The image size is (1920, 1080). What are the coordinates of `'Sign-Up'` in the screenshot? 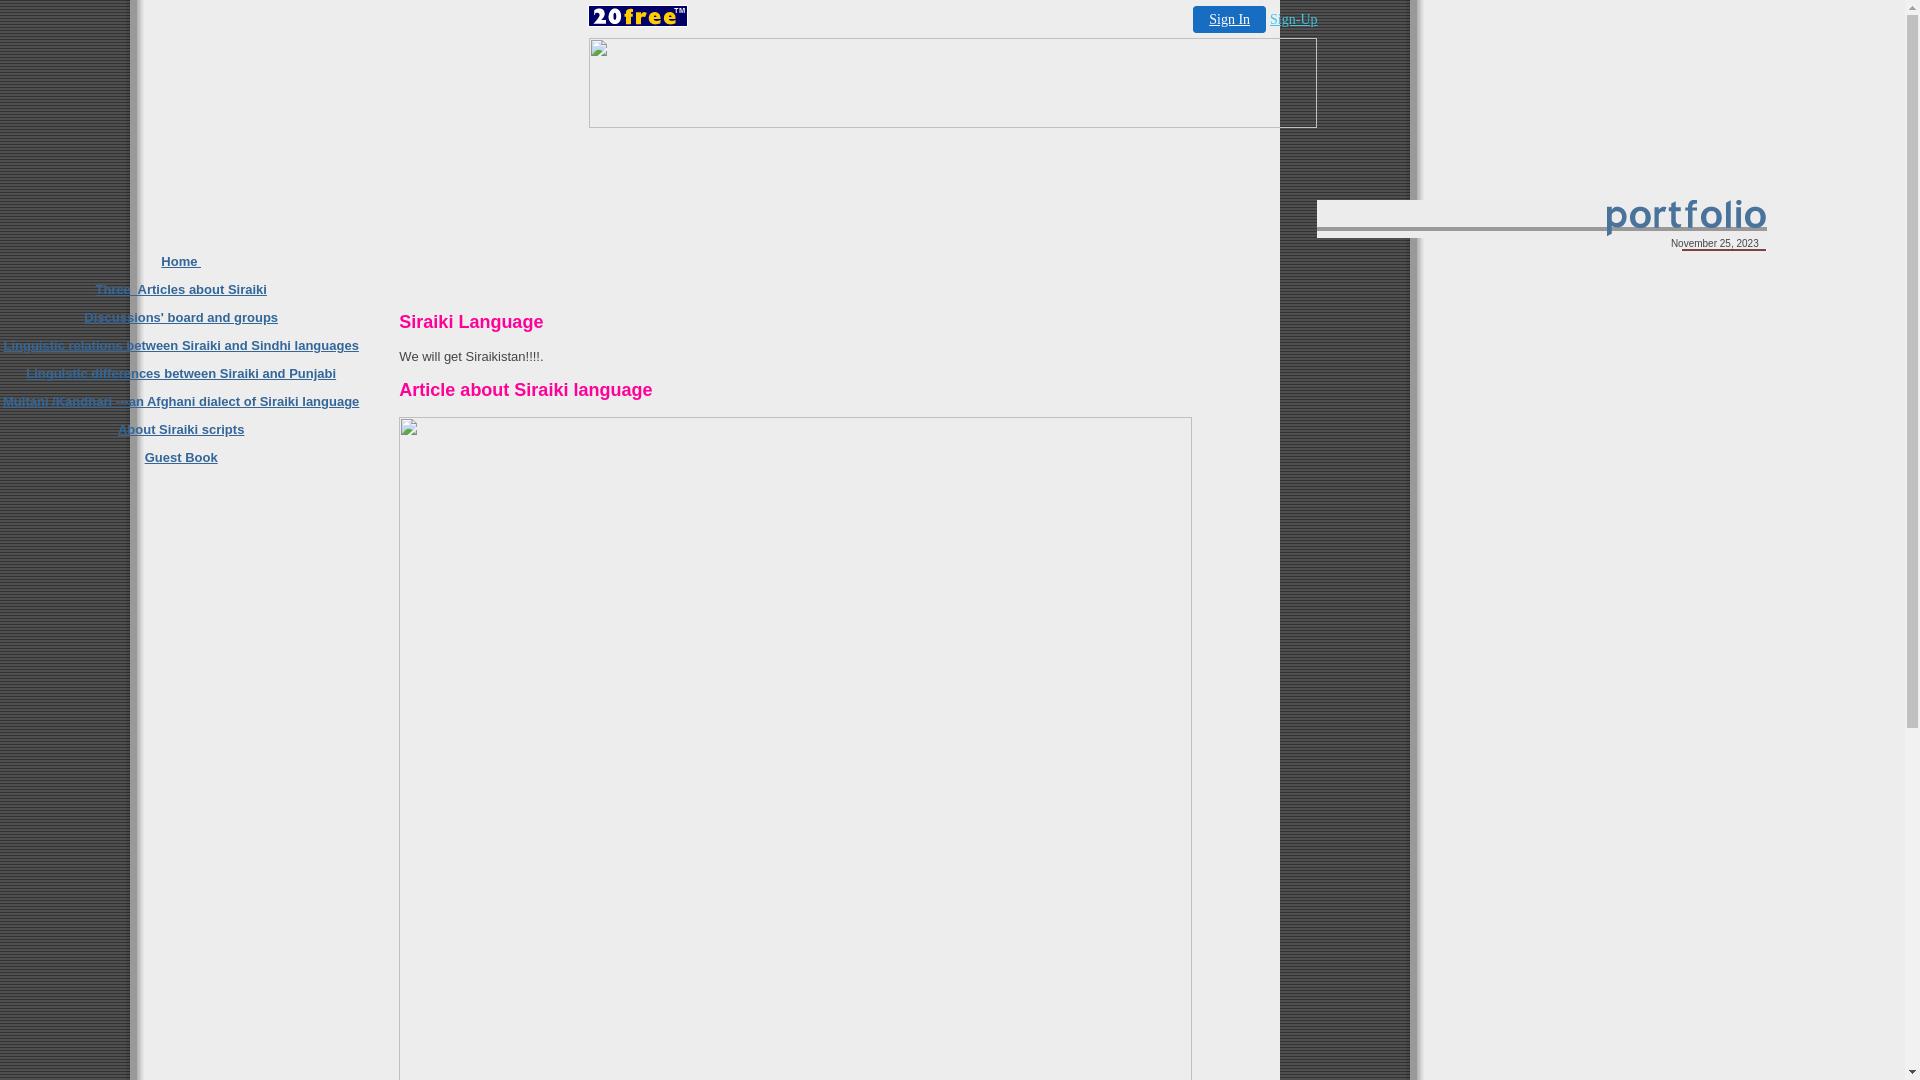 It's located at (1293, 19).